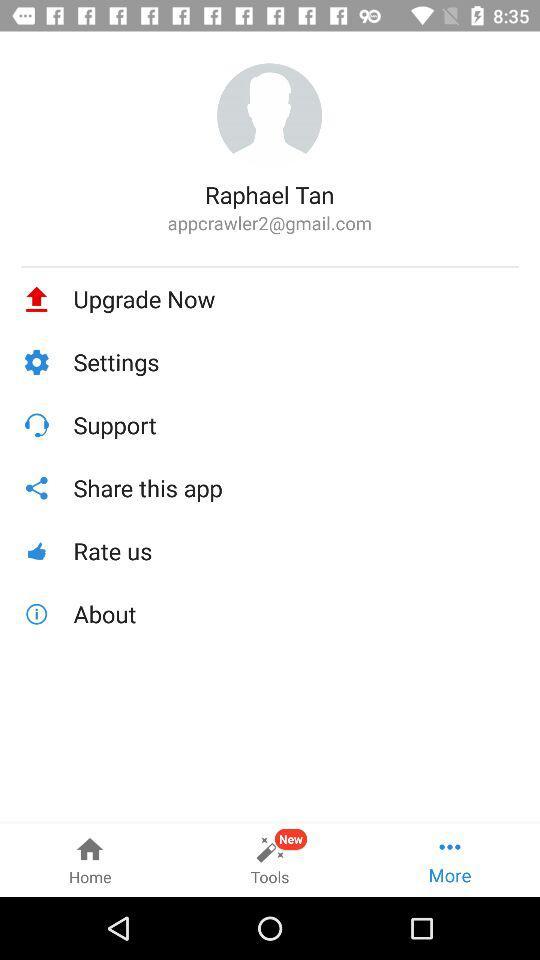 Image resolution: width=540 pixels, height=960 pixels. I want to click on icon above the rate us, so click(295, 487).